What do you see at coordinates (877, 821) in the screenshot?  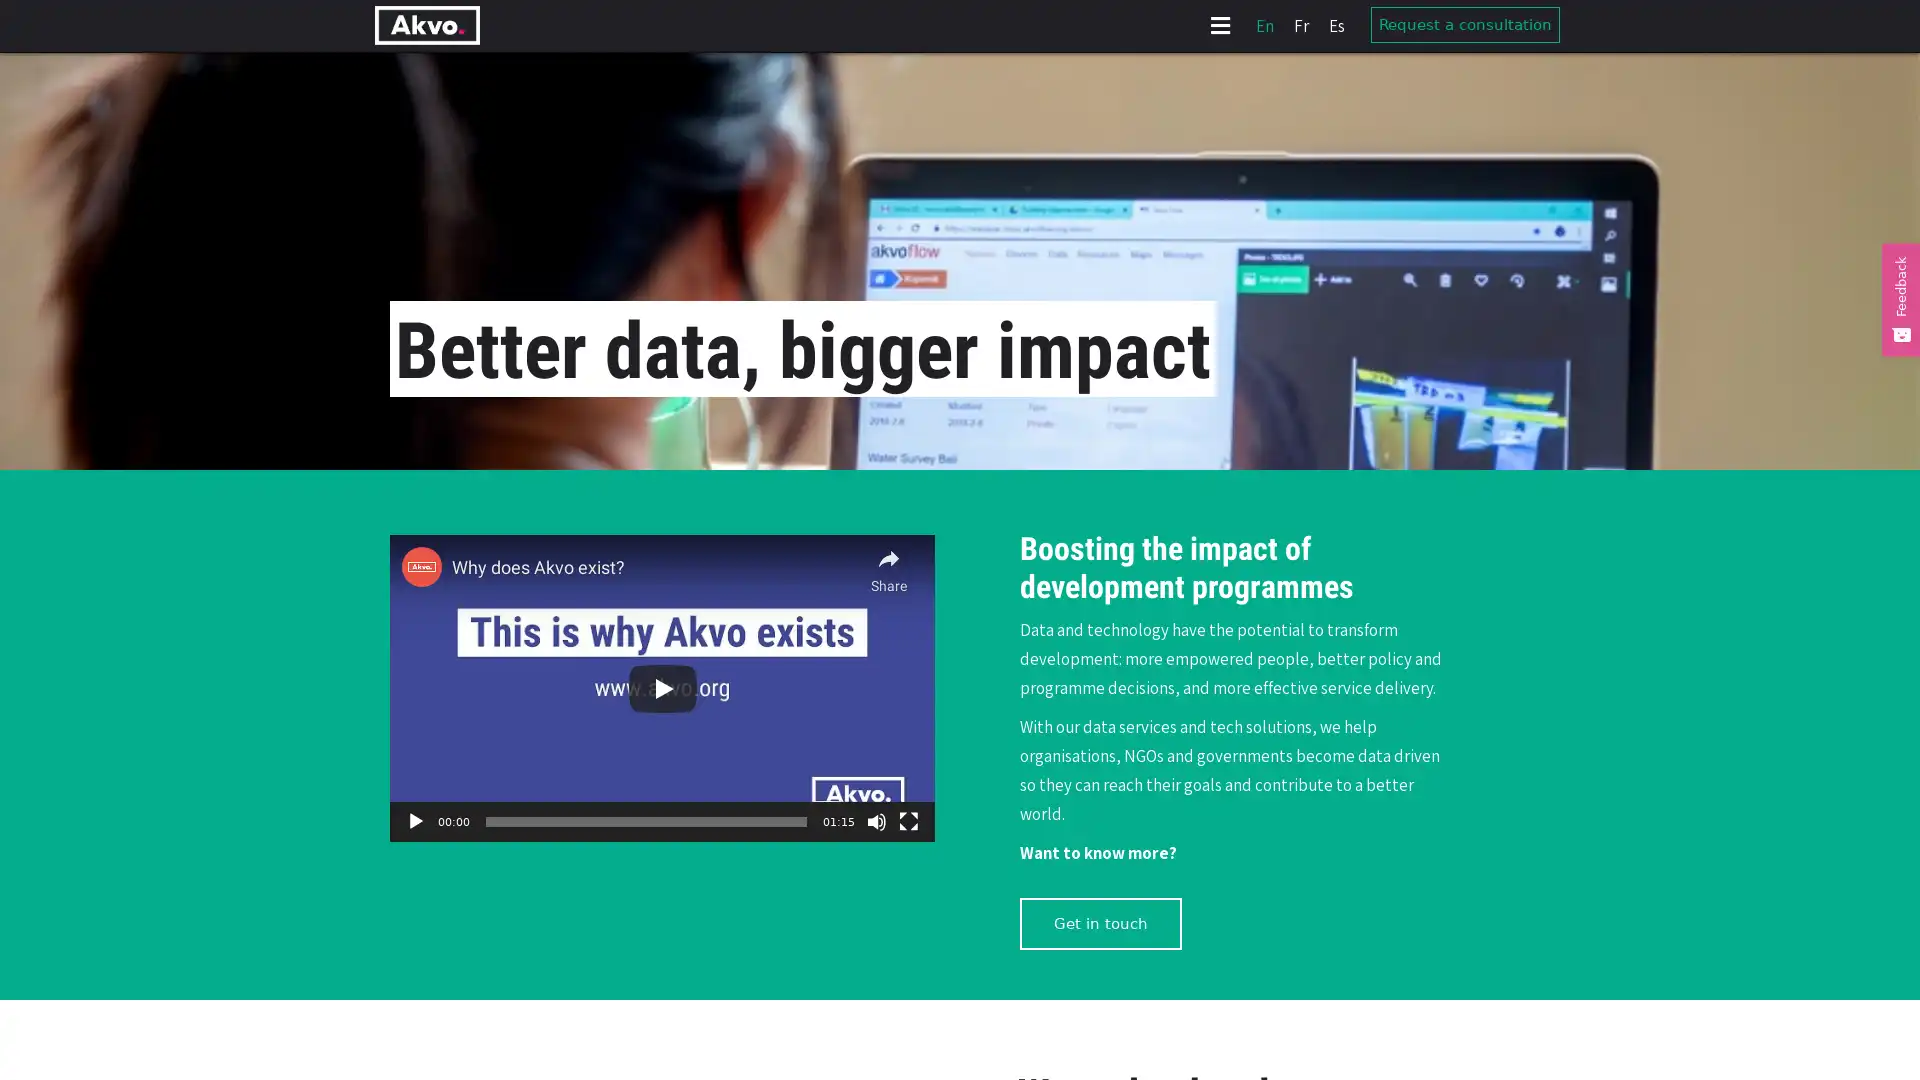 I see `Mute` at bounding box center [877, 821].